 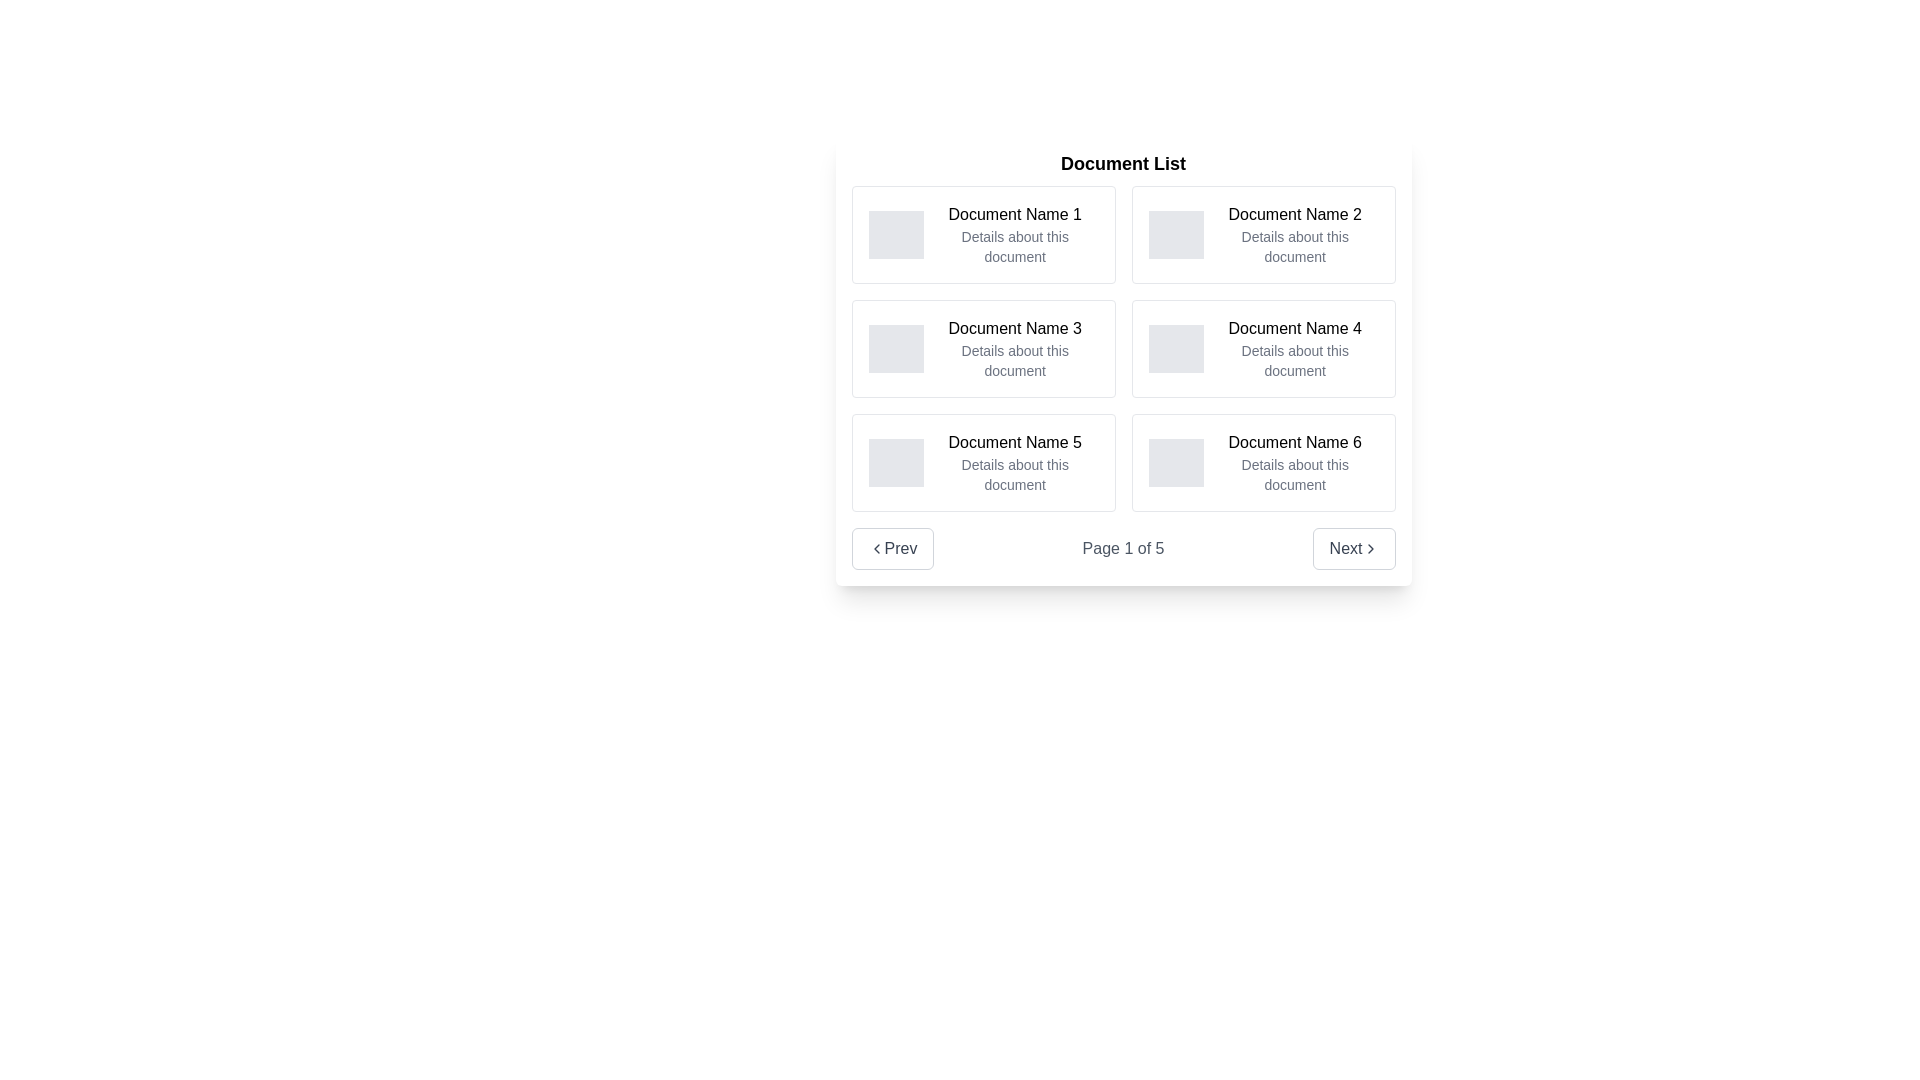 What do you see at coordinates (1123, 347) in the screenshot?
I see `the third document item in the first column of the 'Document List' section` at bounding box center [1123, 347].